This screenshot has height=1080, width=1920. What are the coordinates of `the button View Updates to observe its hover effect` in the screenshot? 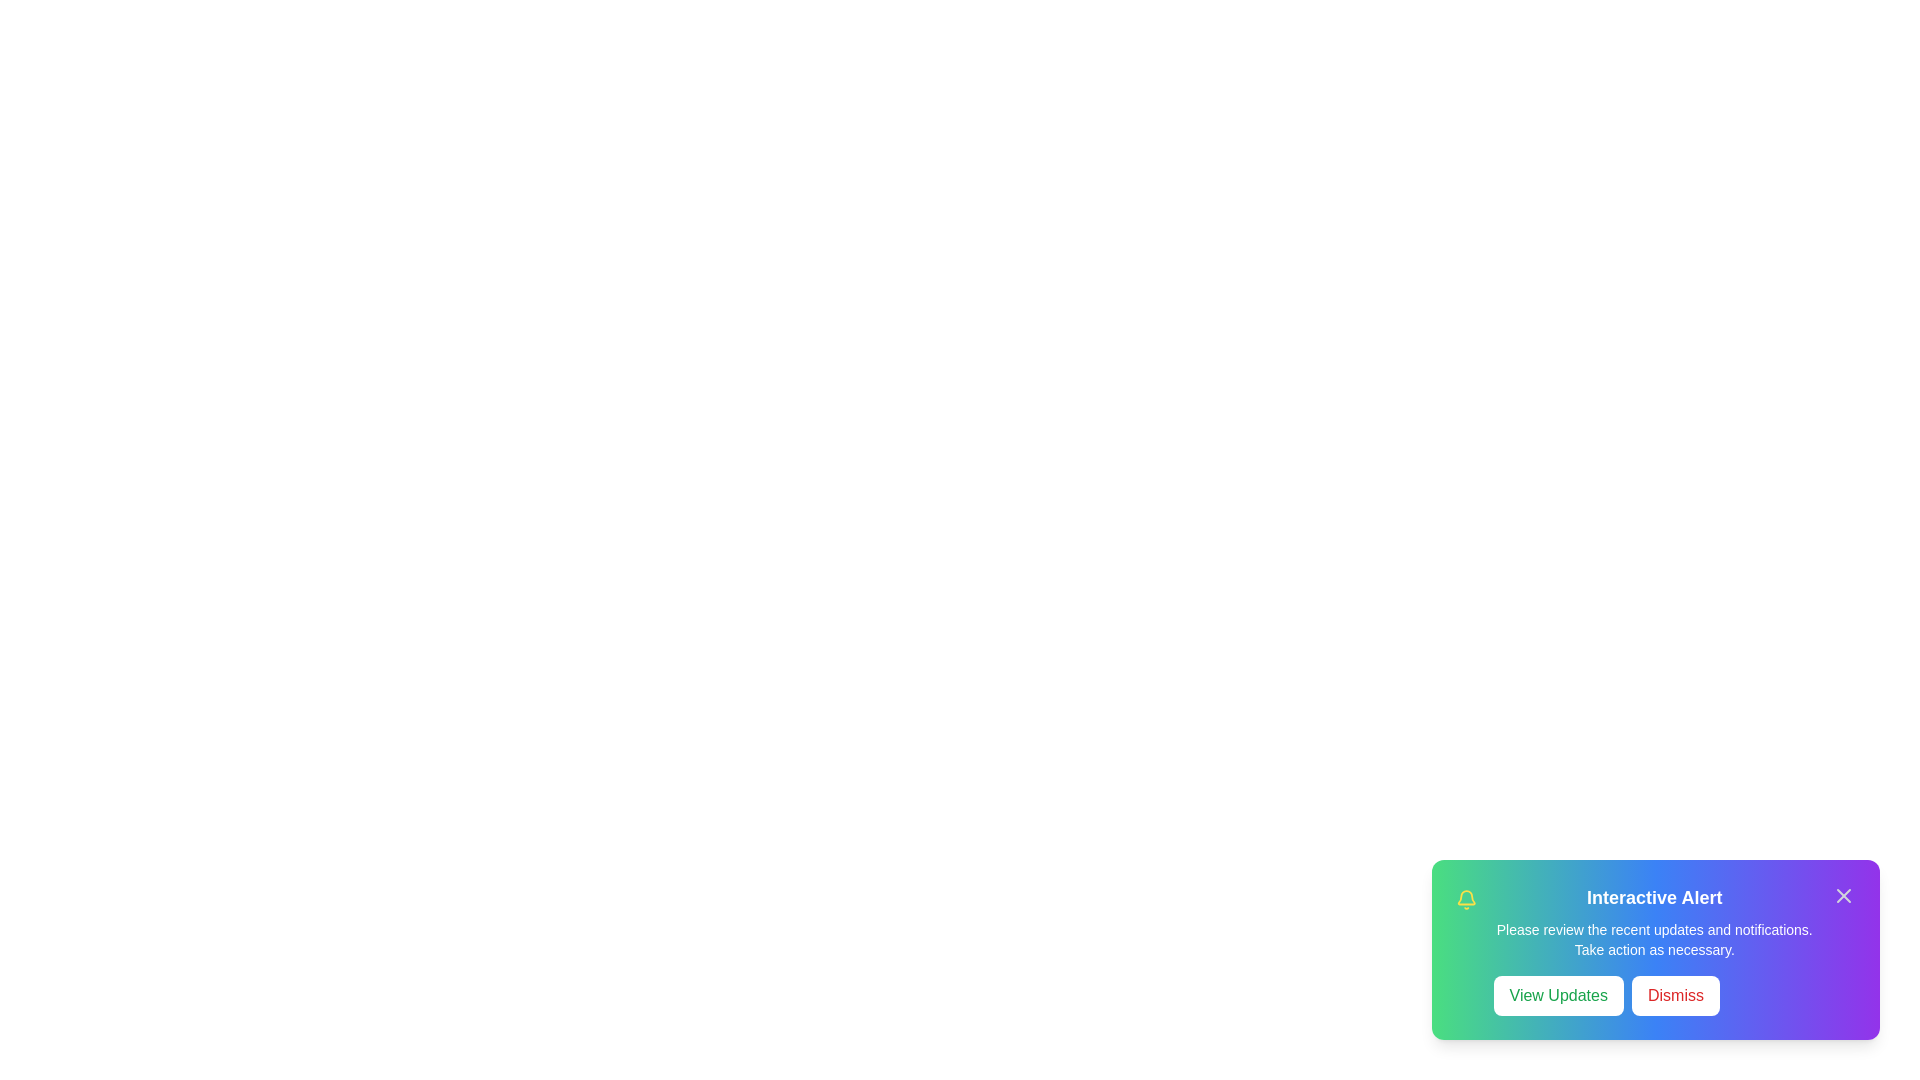 It's located at (1557, 995).